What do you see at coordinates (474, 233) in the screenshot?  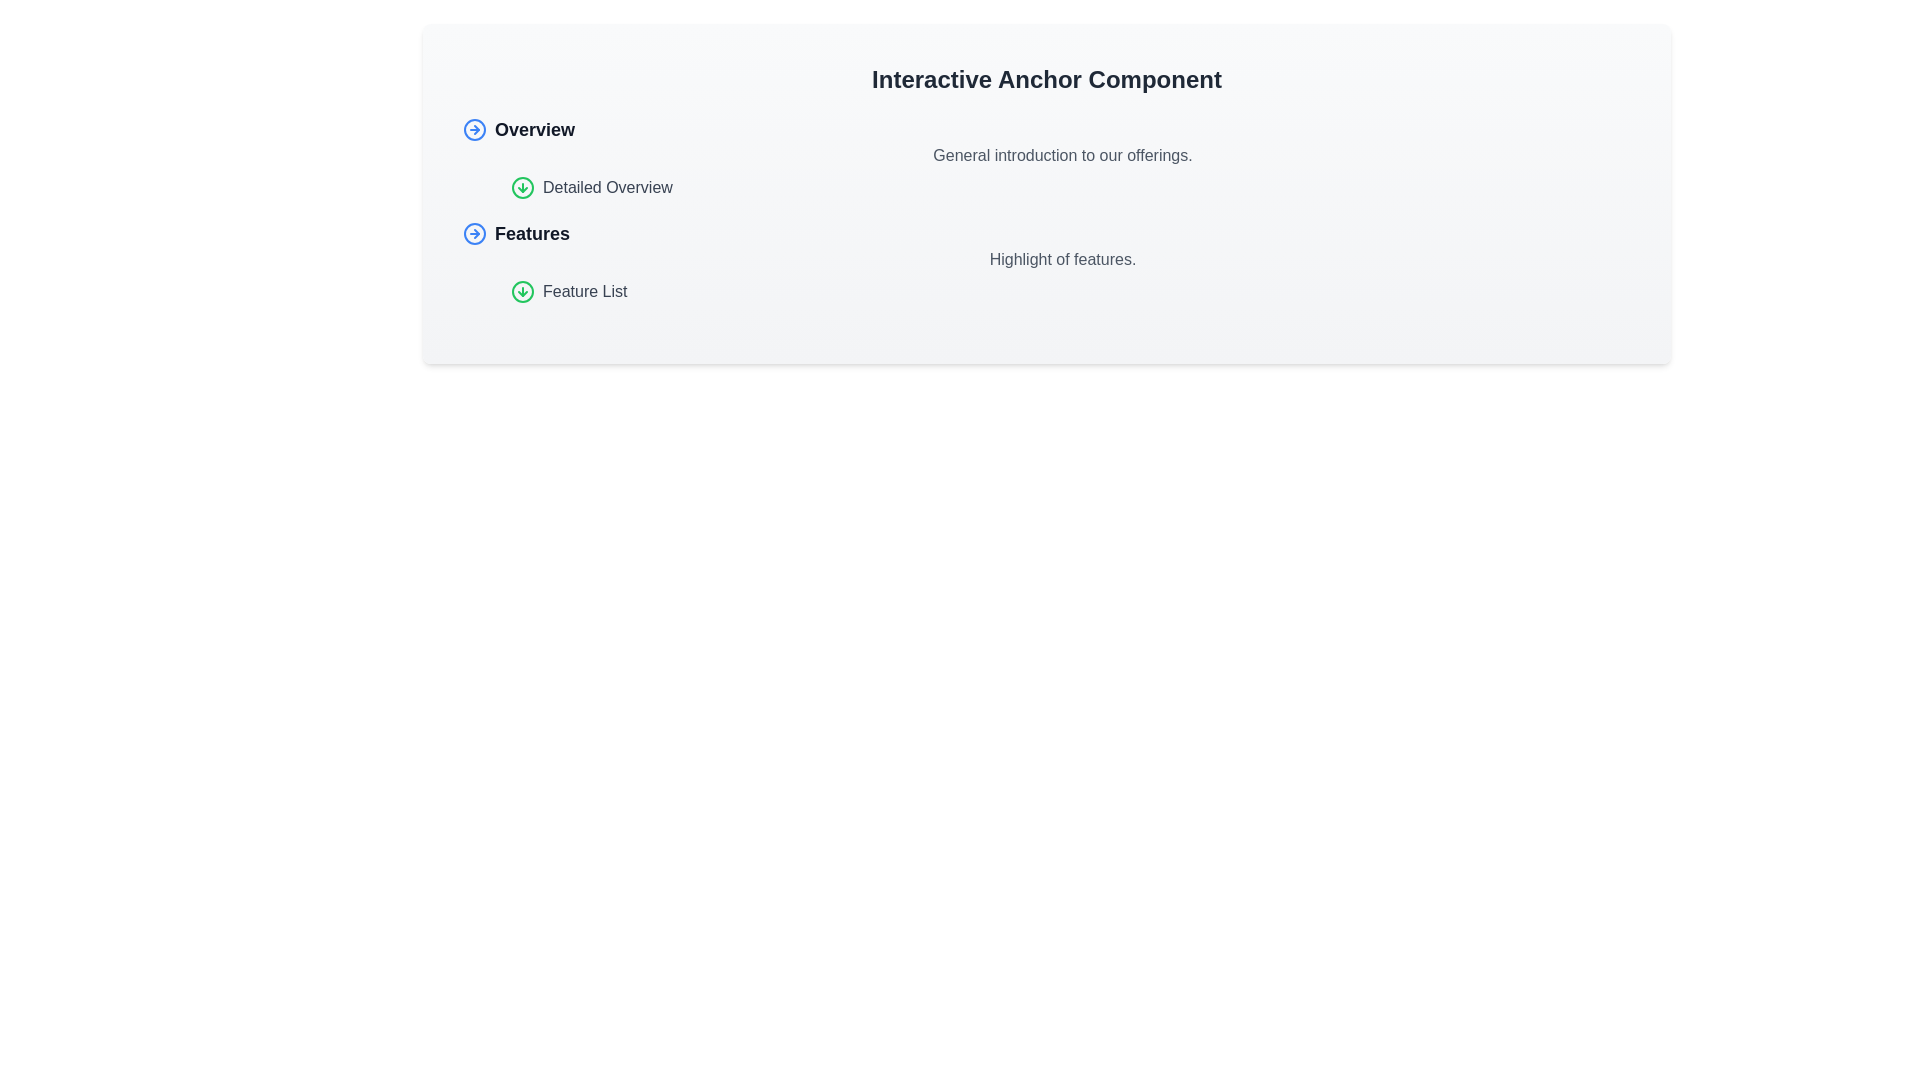 I see `the circular icon with a rightward-pointing arrow, outlined in blue, located to the left of the 'Features' heading` at bounding box center [474, 233].